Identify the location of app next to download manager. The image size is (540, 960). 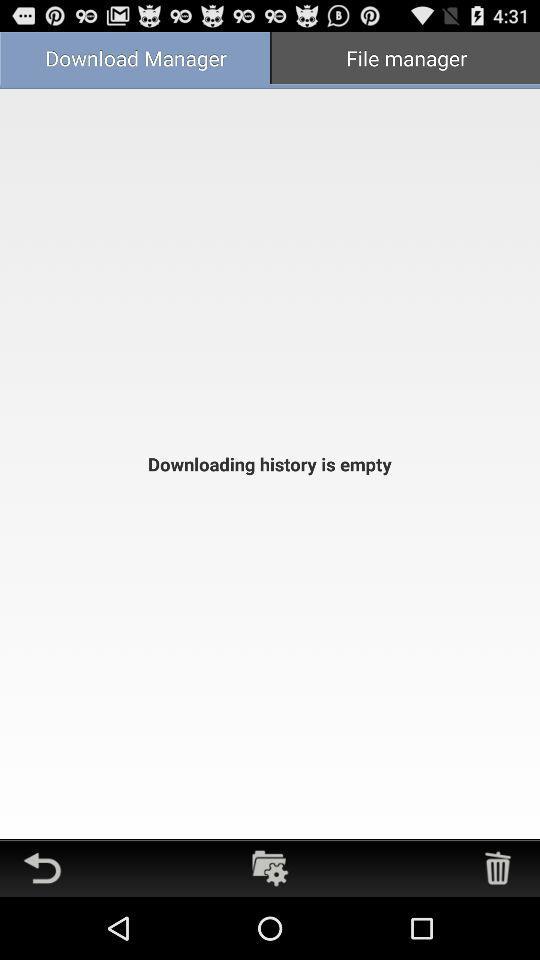
(405, 59).